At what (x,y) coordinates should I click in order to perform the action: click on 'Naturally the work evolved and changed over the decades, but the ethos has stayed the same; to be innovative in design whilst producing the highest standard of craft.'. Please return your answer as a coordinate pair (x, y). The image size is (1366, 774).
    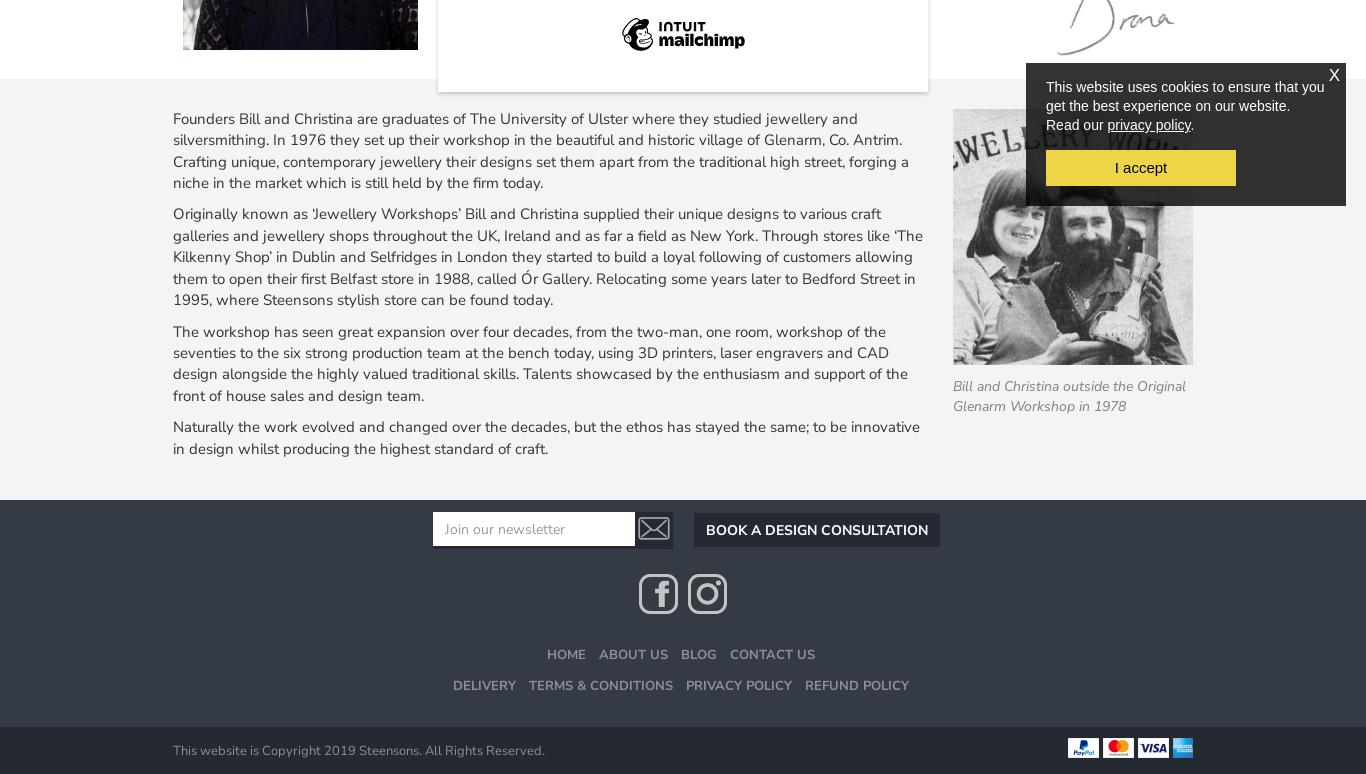
    Looking at the image, I should click on (171, 436).